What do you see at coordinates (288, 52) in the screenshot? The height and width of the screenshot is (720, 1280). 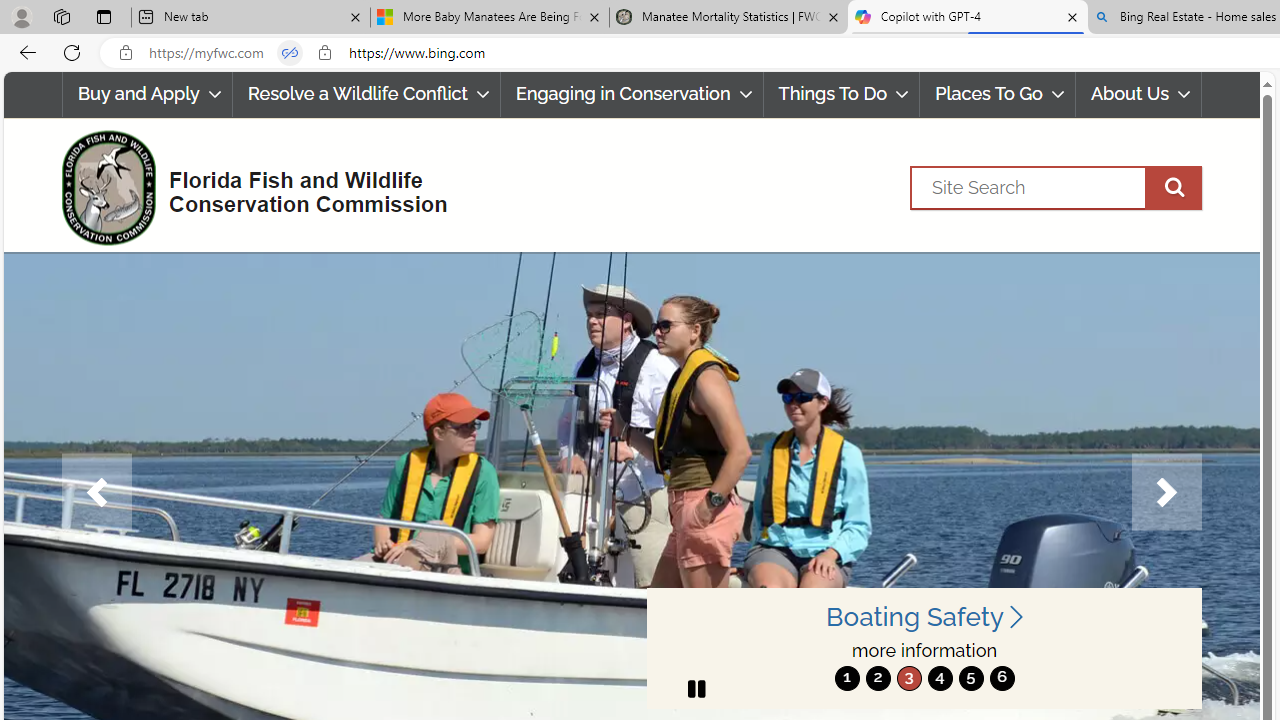 I see `'Tabs in split screen'` at bounding box center [288, 52].